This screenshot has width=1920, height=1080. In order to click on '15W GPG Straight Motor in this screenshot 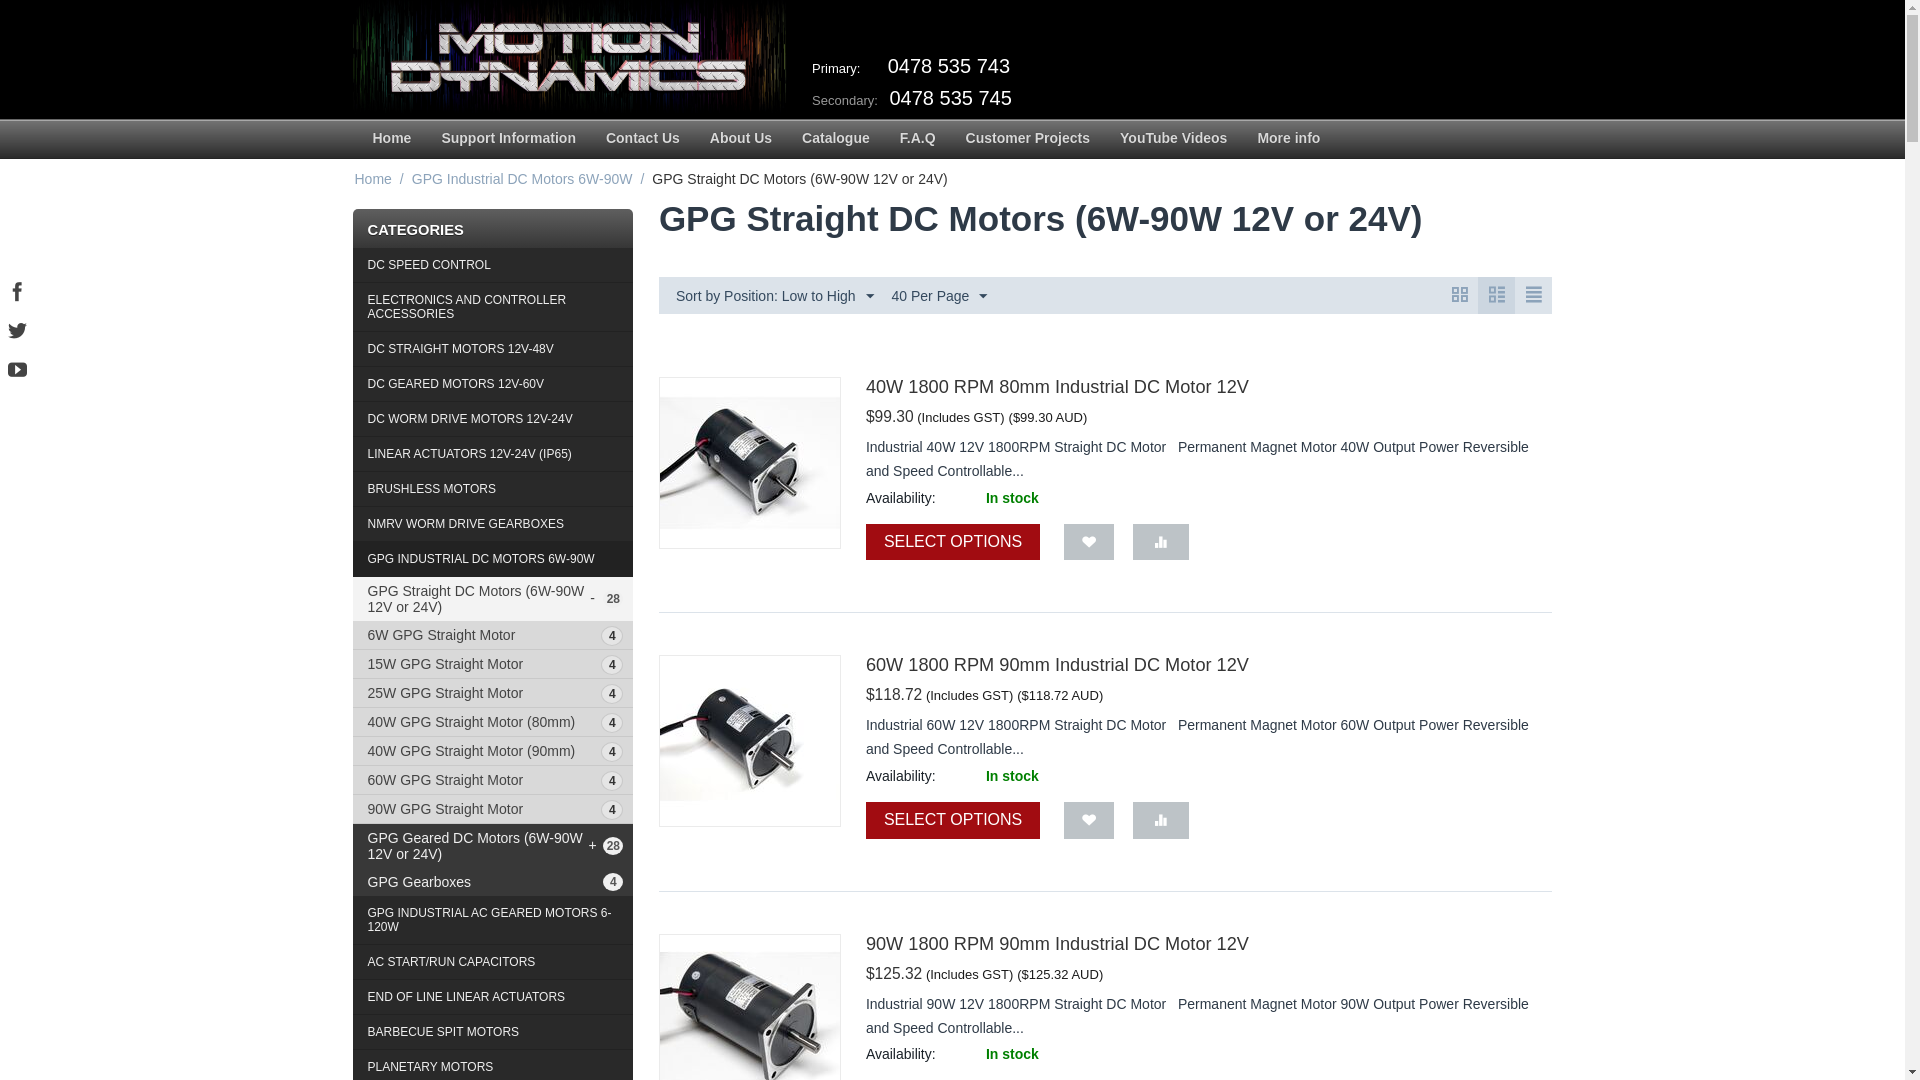, I will do `click(492, 663)`.